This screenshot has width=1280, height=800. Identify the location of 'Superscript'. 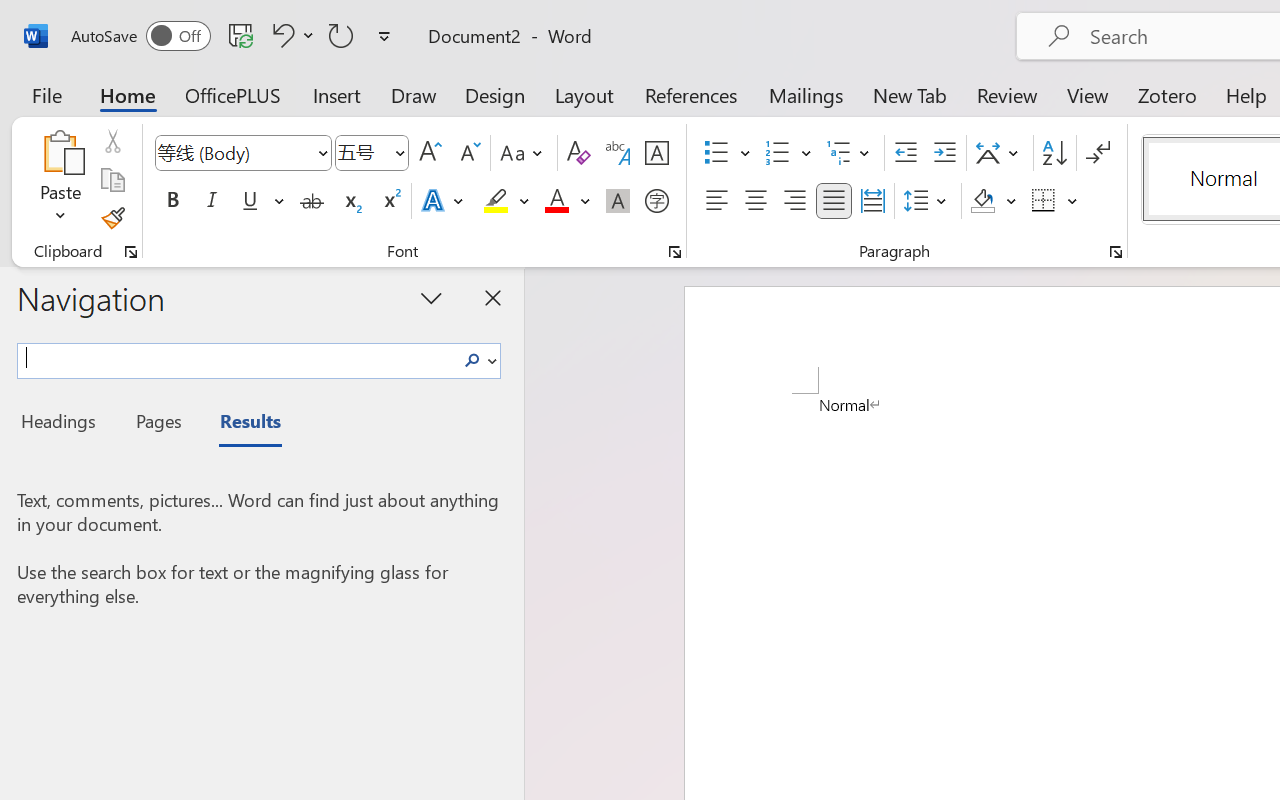
(390, 201).